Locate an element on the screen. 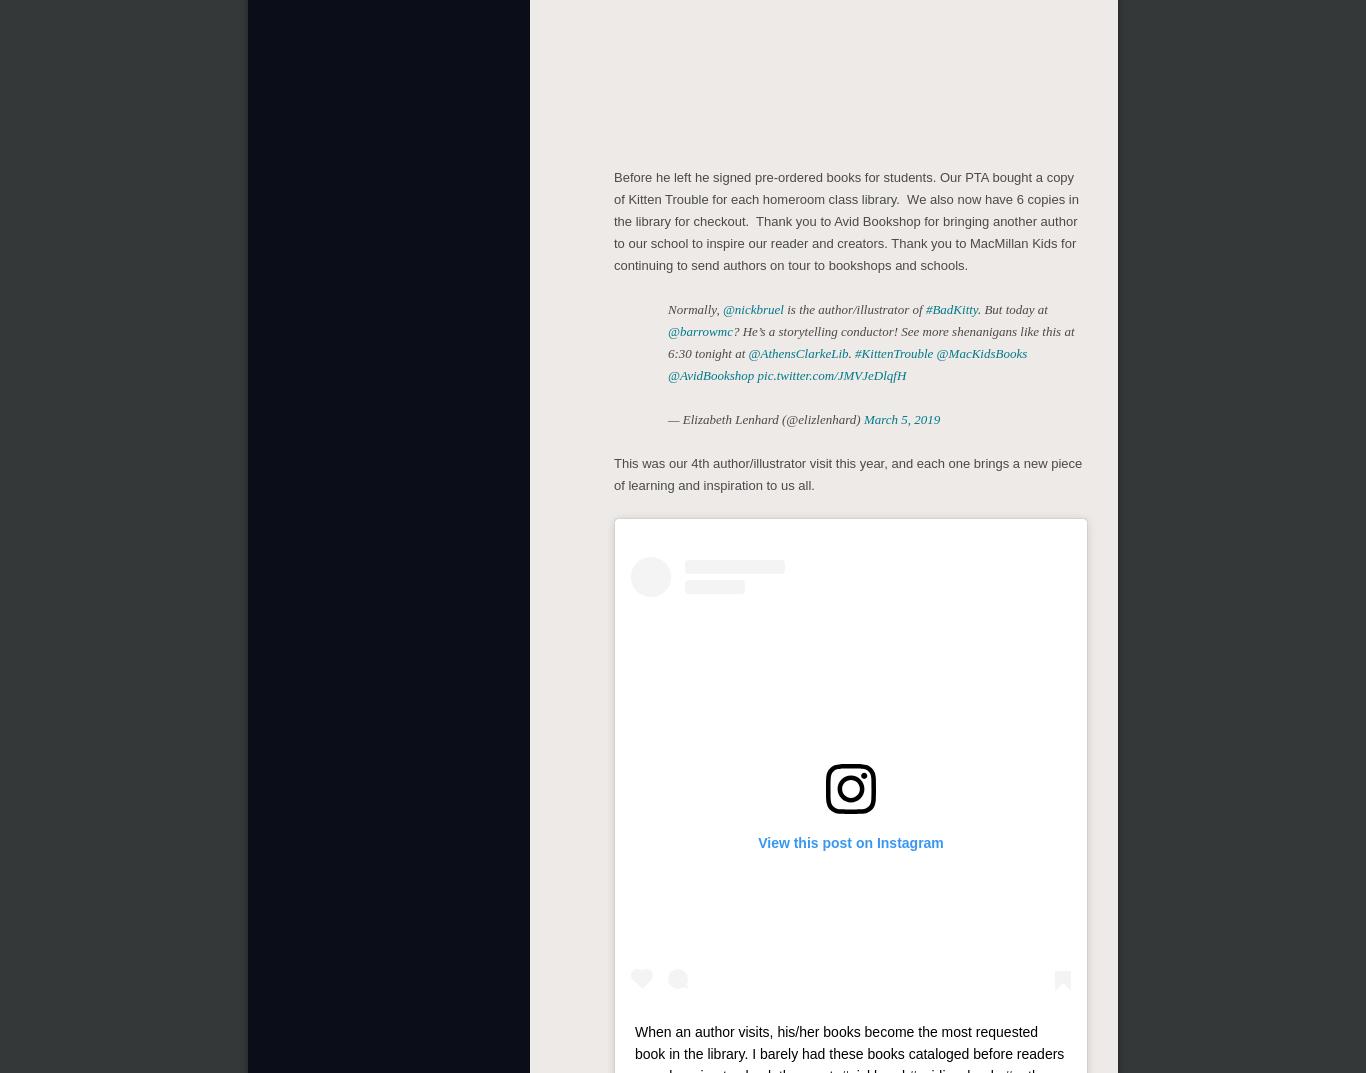 The image size is (1366, 1073). '. But today at ⁦' is located at coordinates (1011, 309).